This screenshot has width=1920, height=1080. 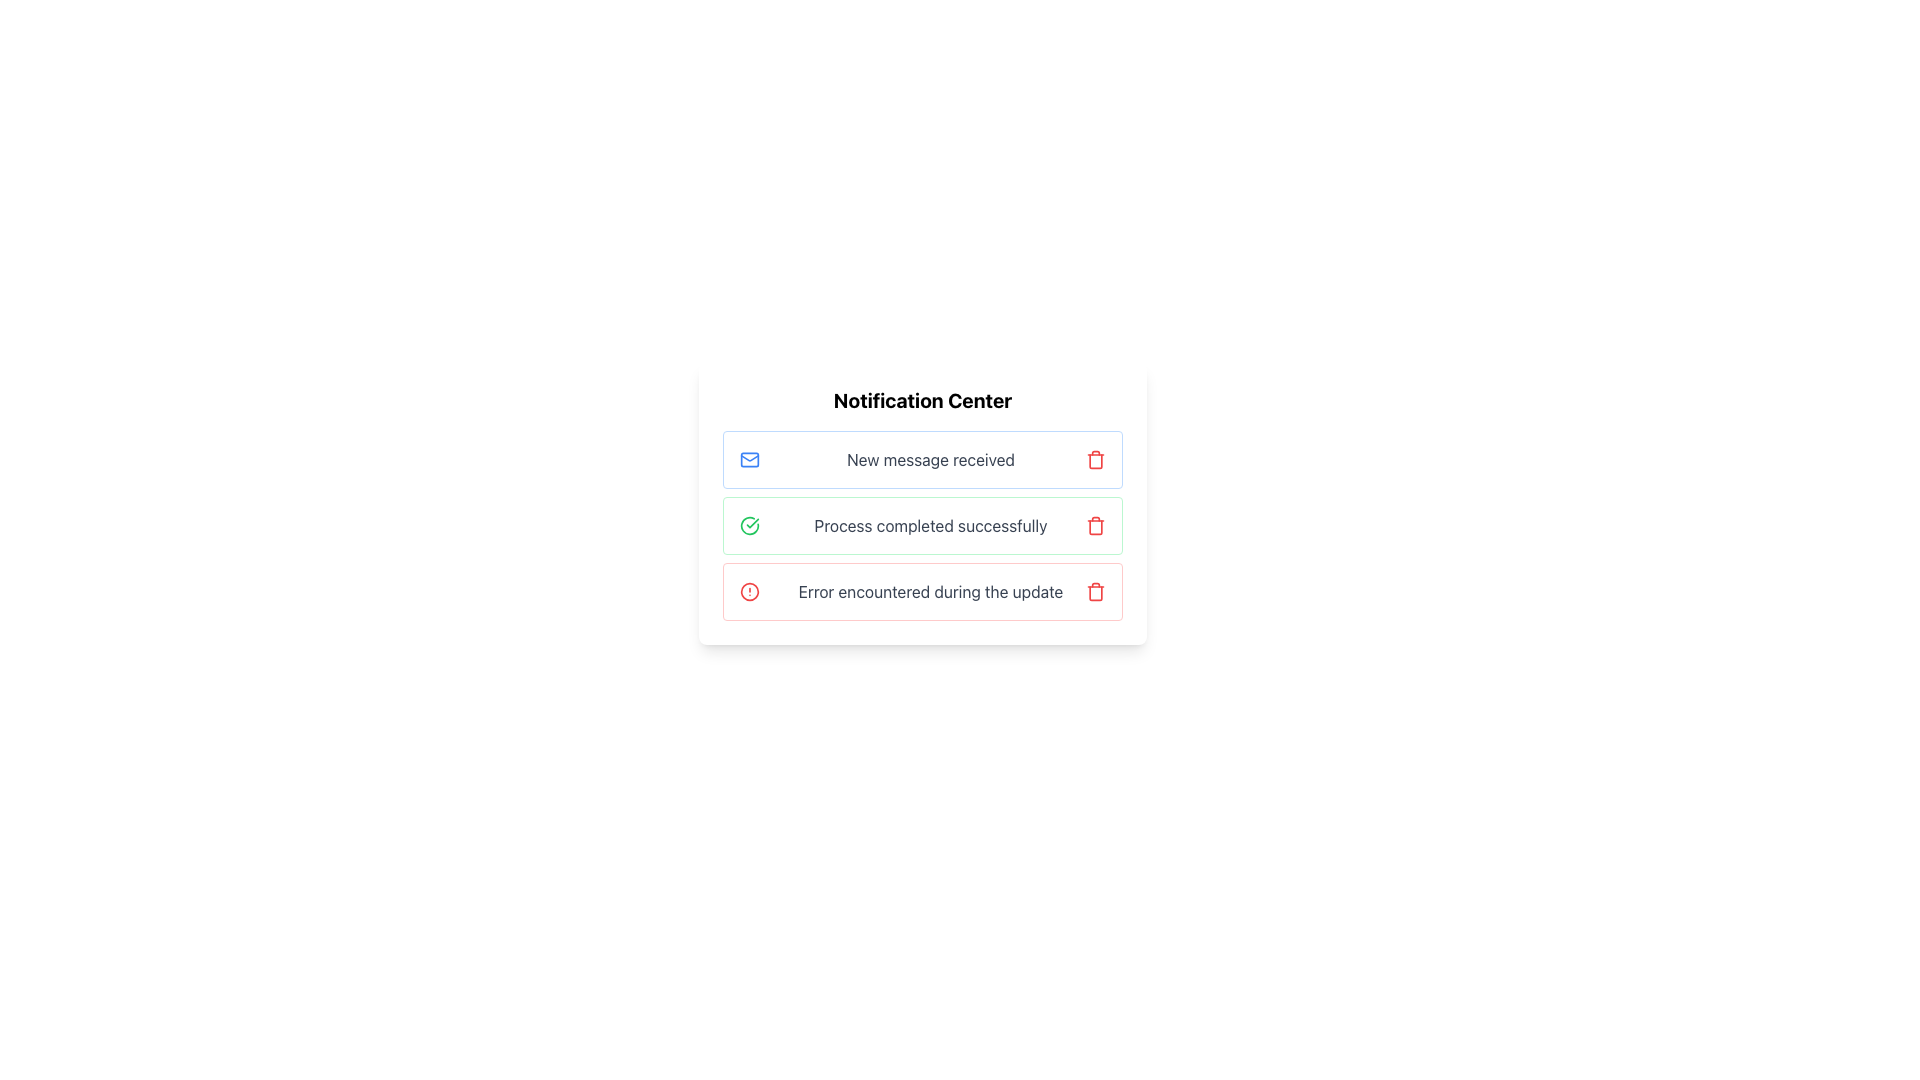 I want to click on the red trash bin icon button located in the notification message box labeled 'Process completed successfully' to trigger styling effects, so click(x=1094, y=524).